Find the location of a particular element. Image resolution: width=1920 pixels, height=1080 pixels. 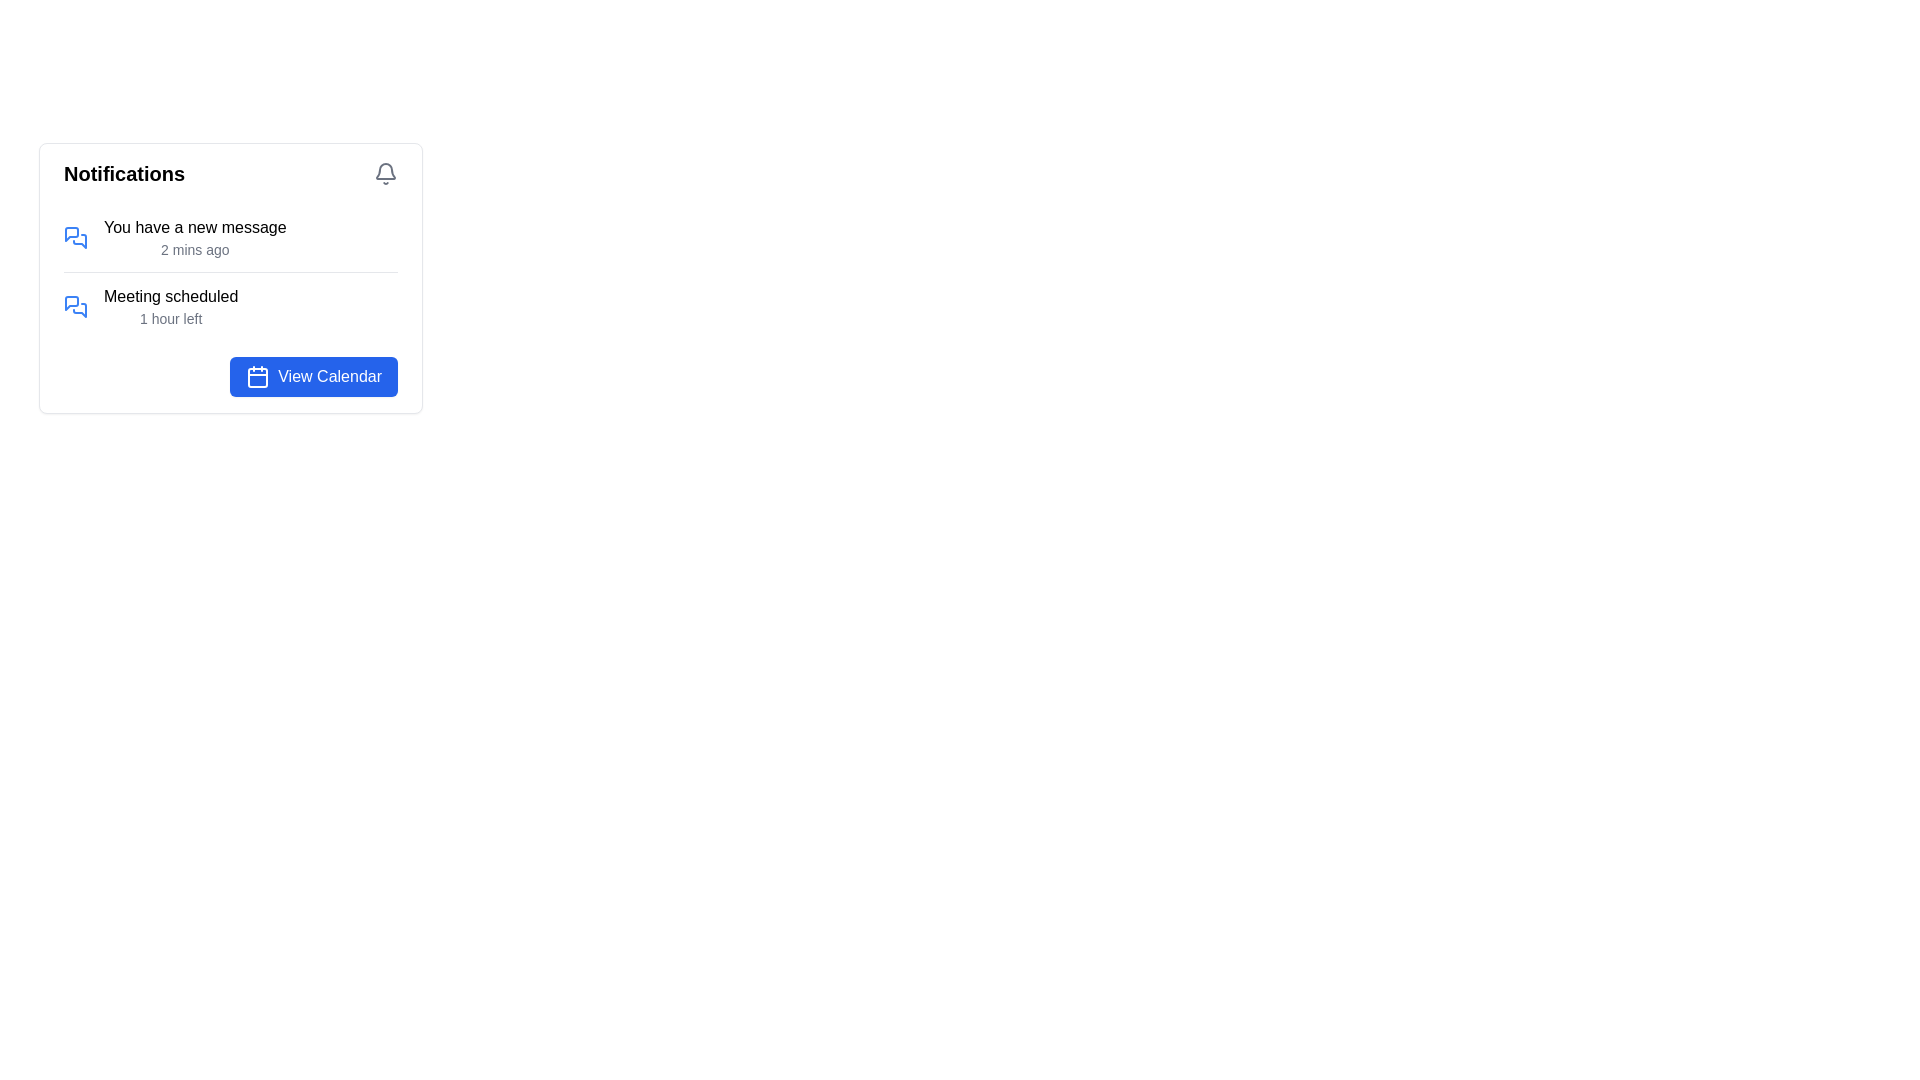

text element displaying 'You have a new message' within the notifications panel, located near the top-left section and preceding the '2 mins ago' timestamp is located at coordinates (195, 226).